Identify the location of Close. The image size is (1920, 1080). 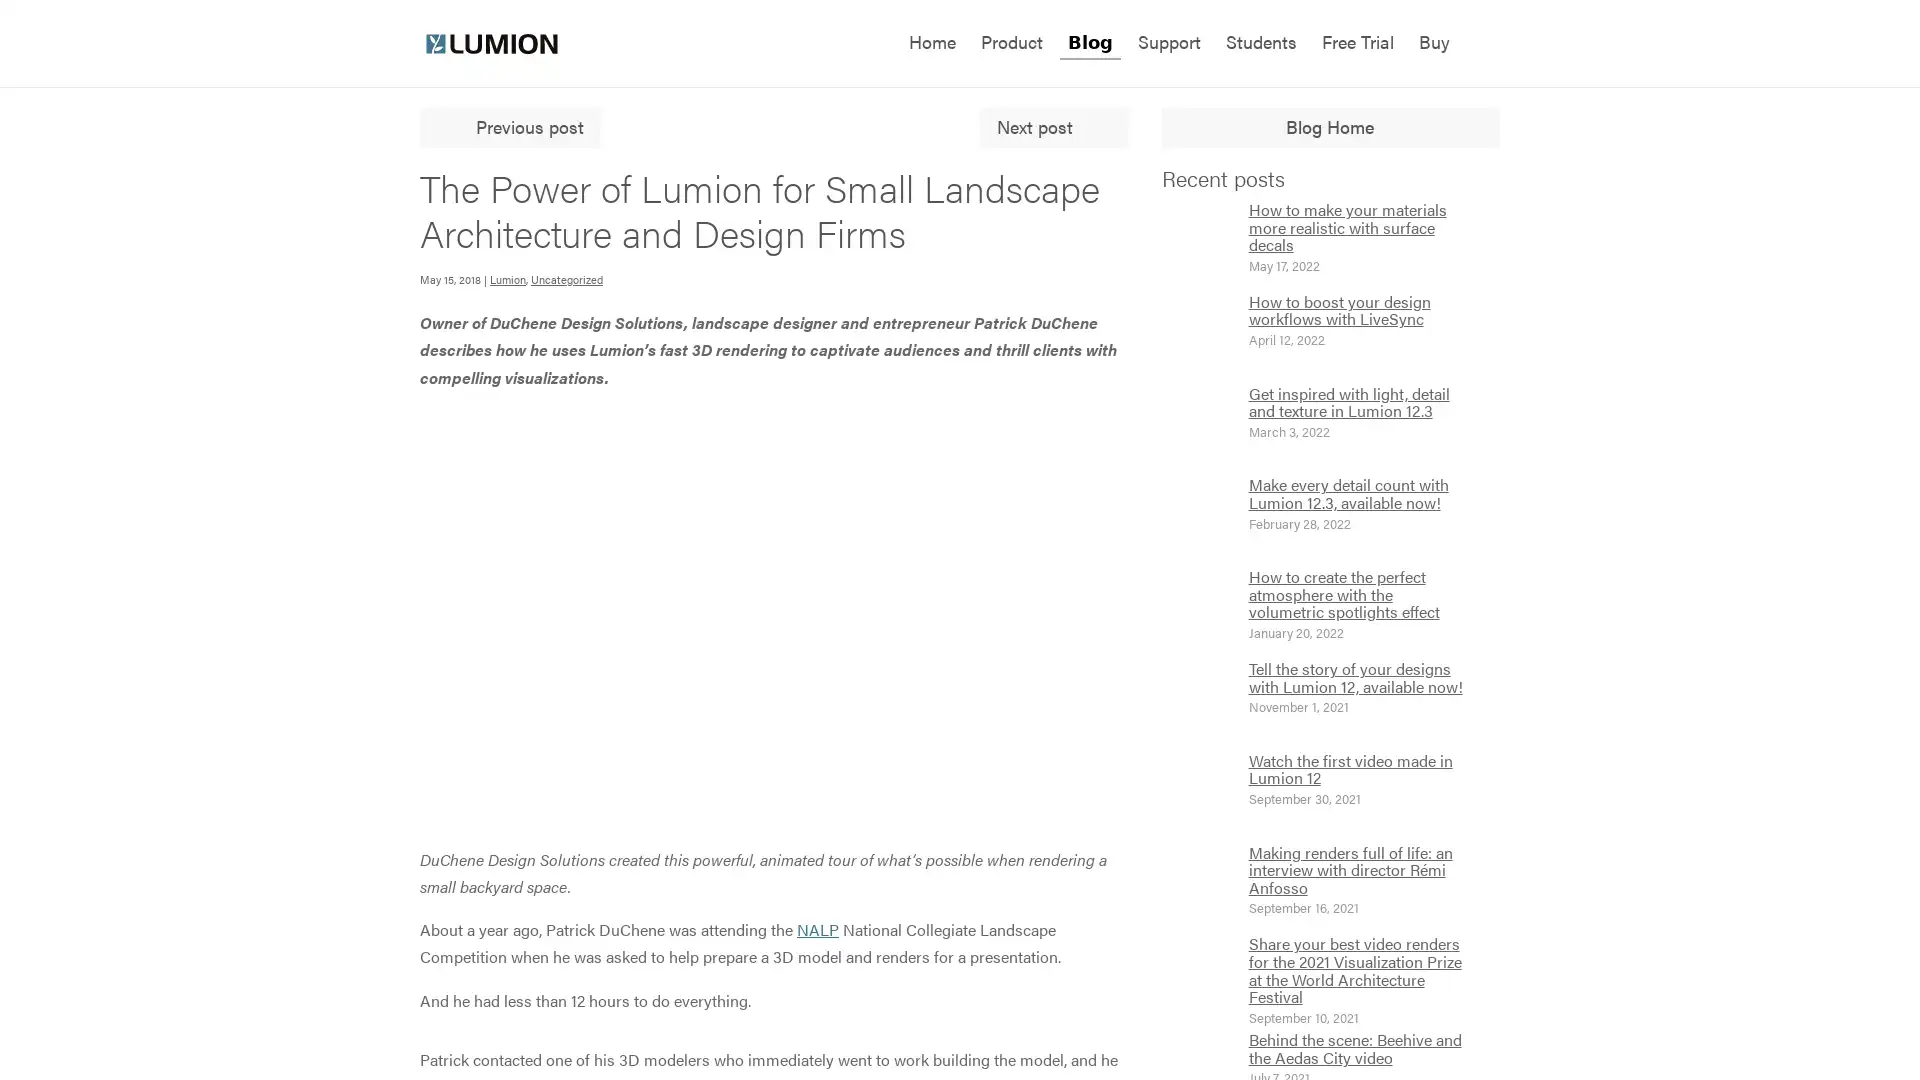
(365, 816).